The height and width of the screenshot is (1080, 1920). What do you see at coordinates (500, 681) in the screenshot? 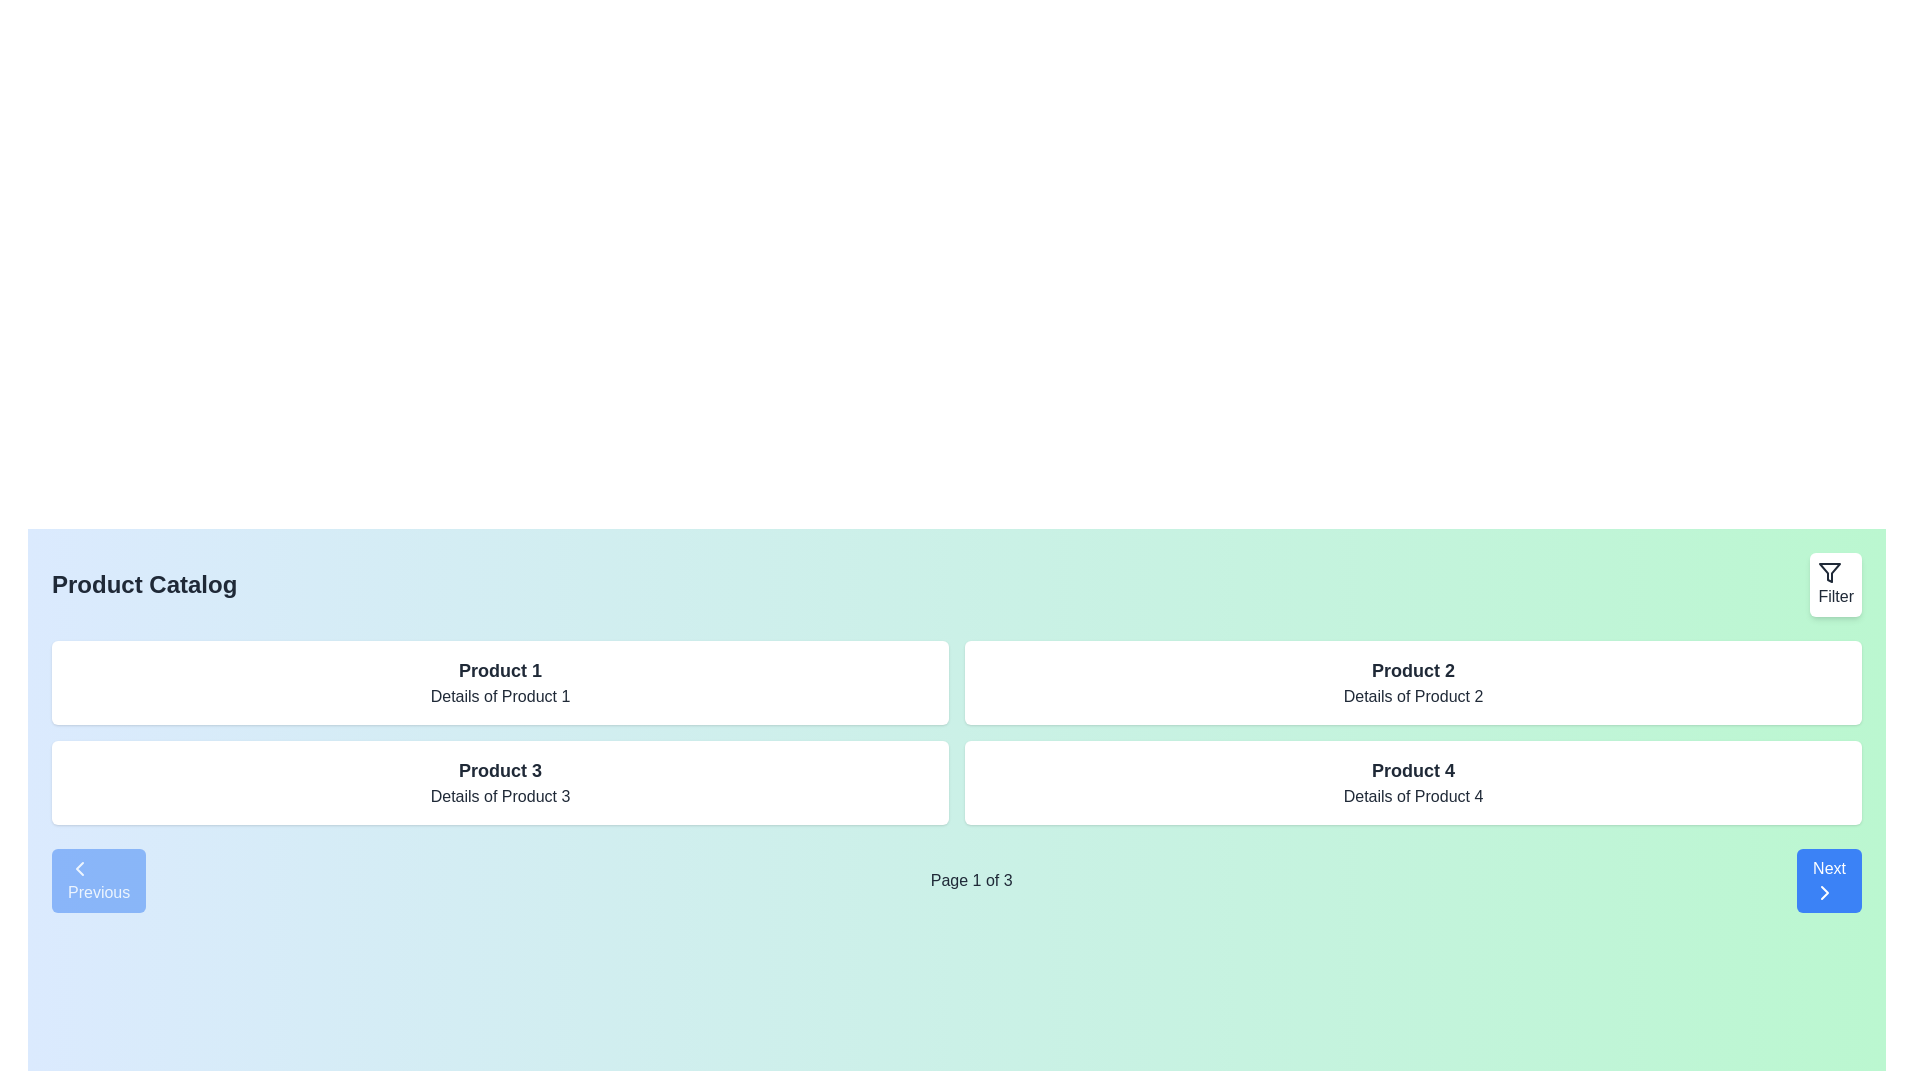
I see `the product by clicking on the product listing card located at the top-left corner of the grid layout` at bounding box center [500, 681].